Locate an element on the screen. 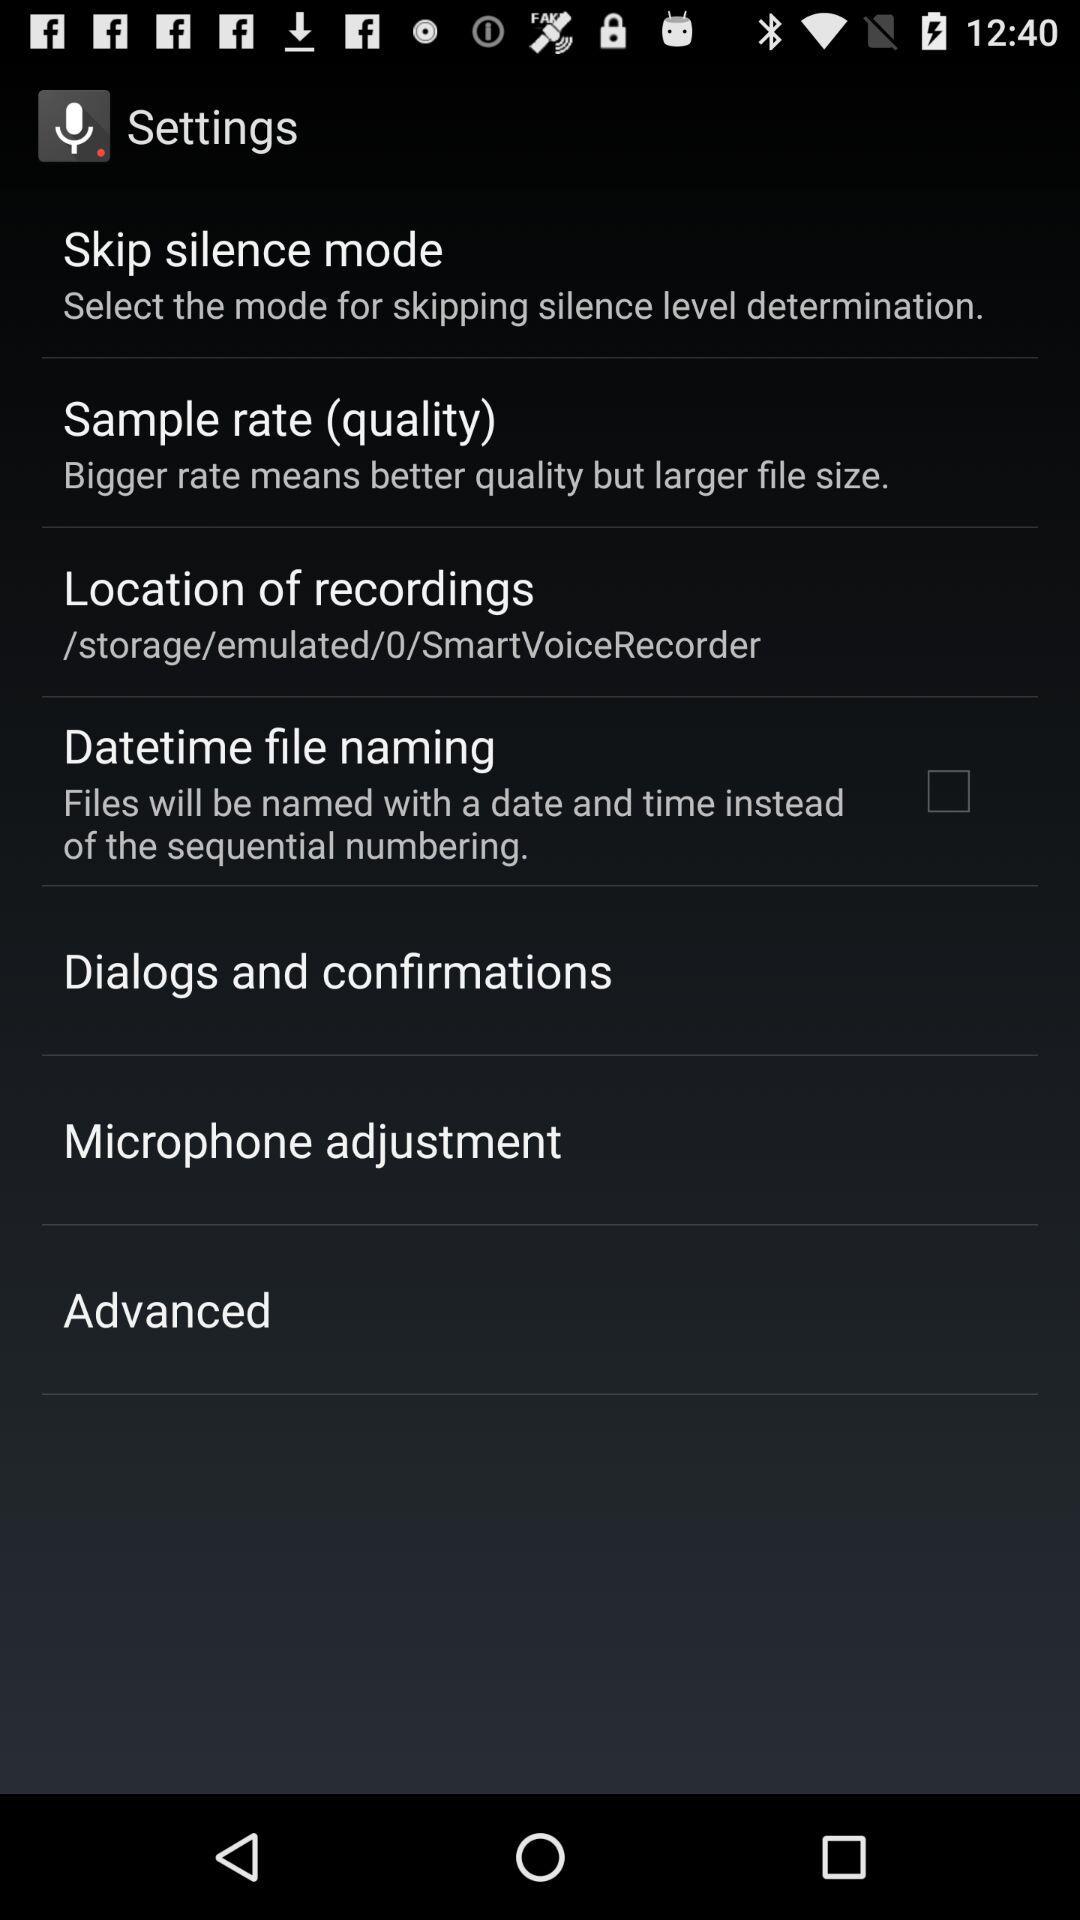 The image size is (1080, 1920). the select the mode icon is located at coordinates (522, 303).